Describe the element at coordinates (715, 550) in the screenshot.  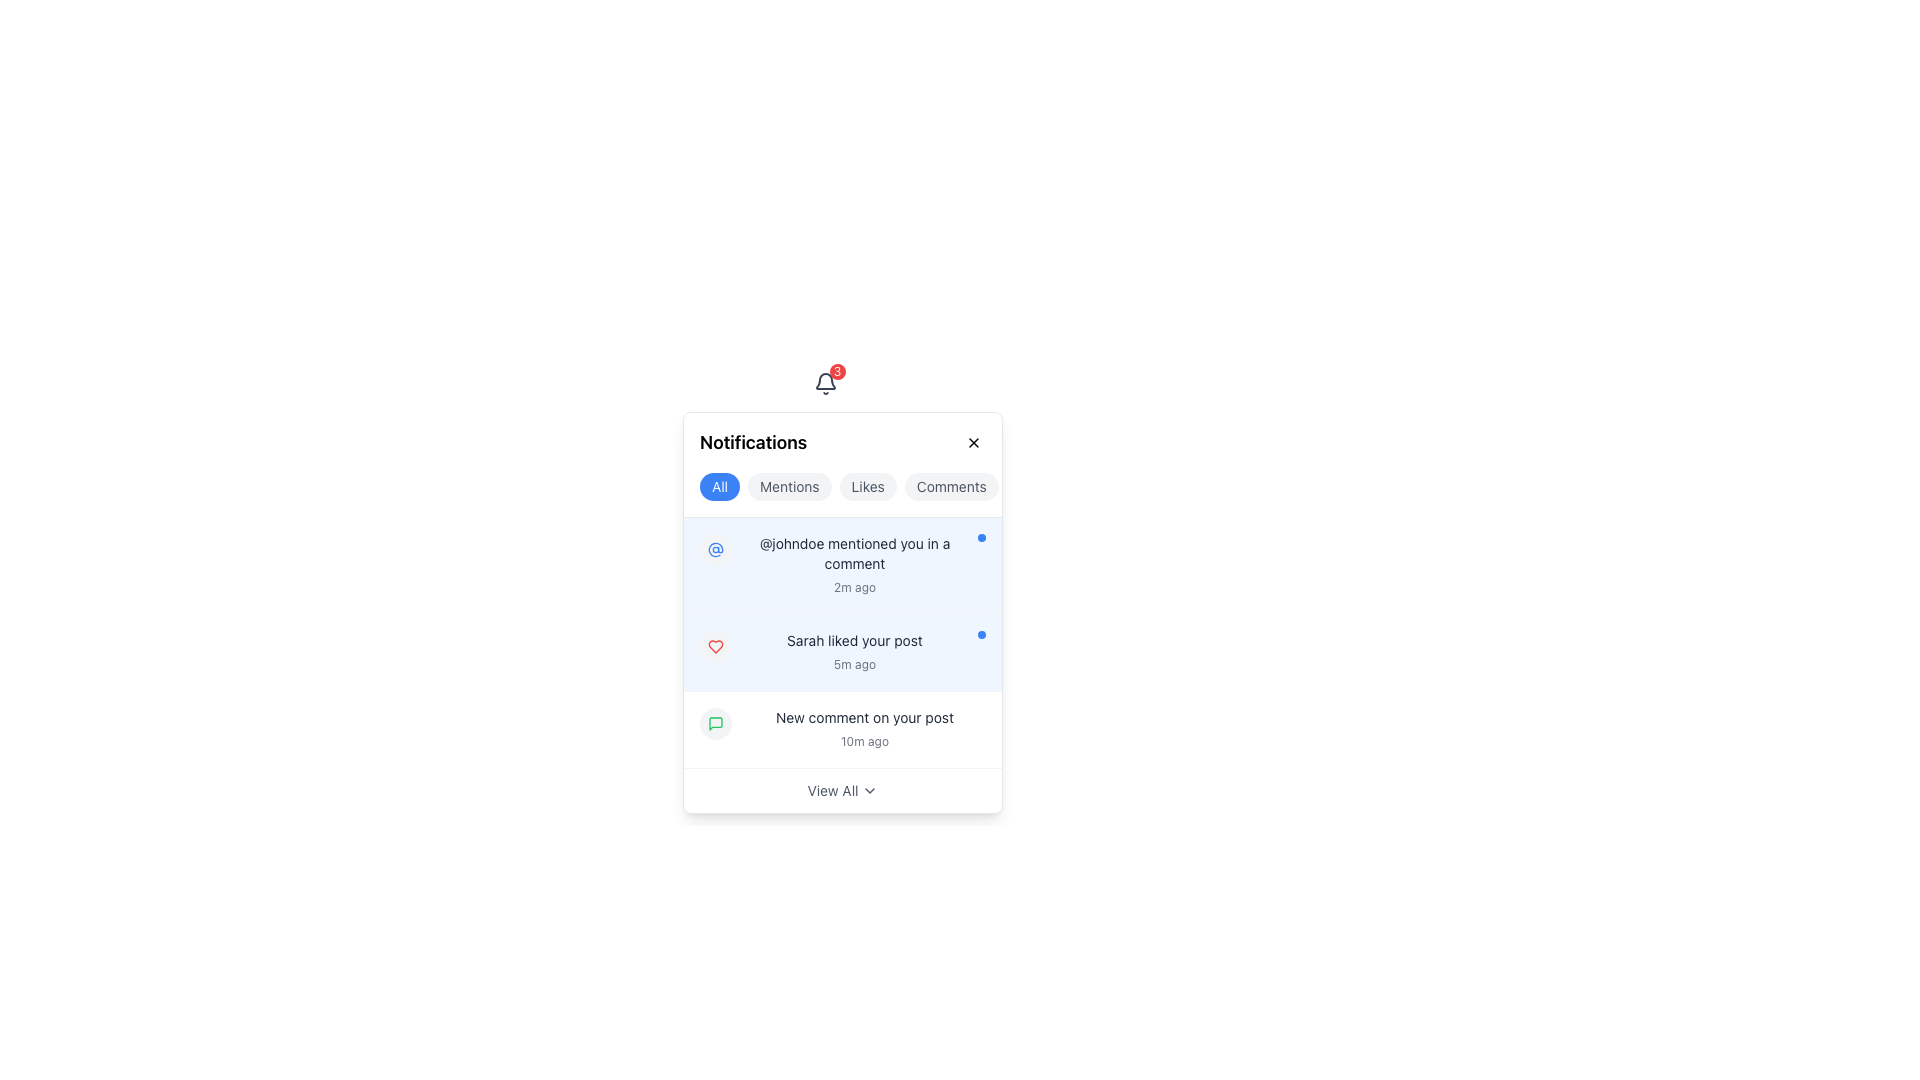
I see `the blue curved line portion of the '@' icon in the notification entry that reads '@johndoe mentioned you in a comment' under the 'All' tab` at that location.